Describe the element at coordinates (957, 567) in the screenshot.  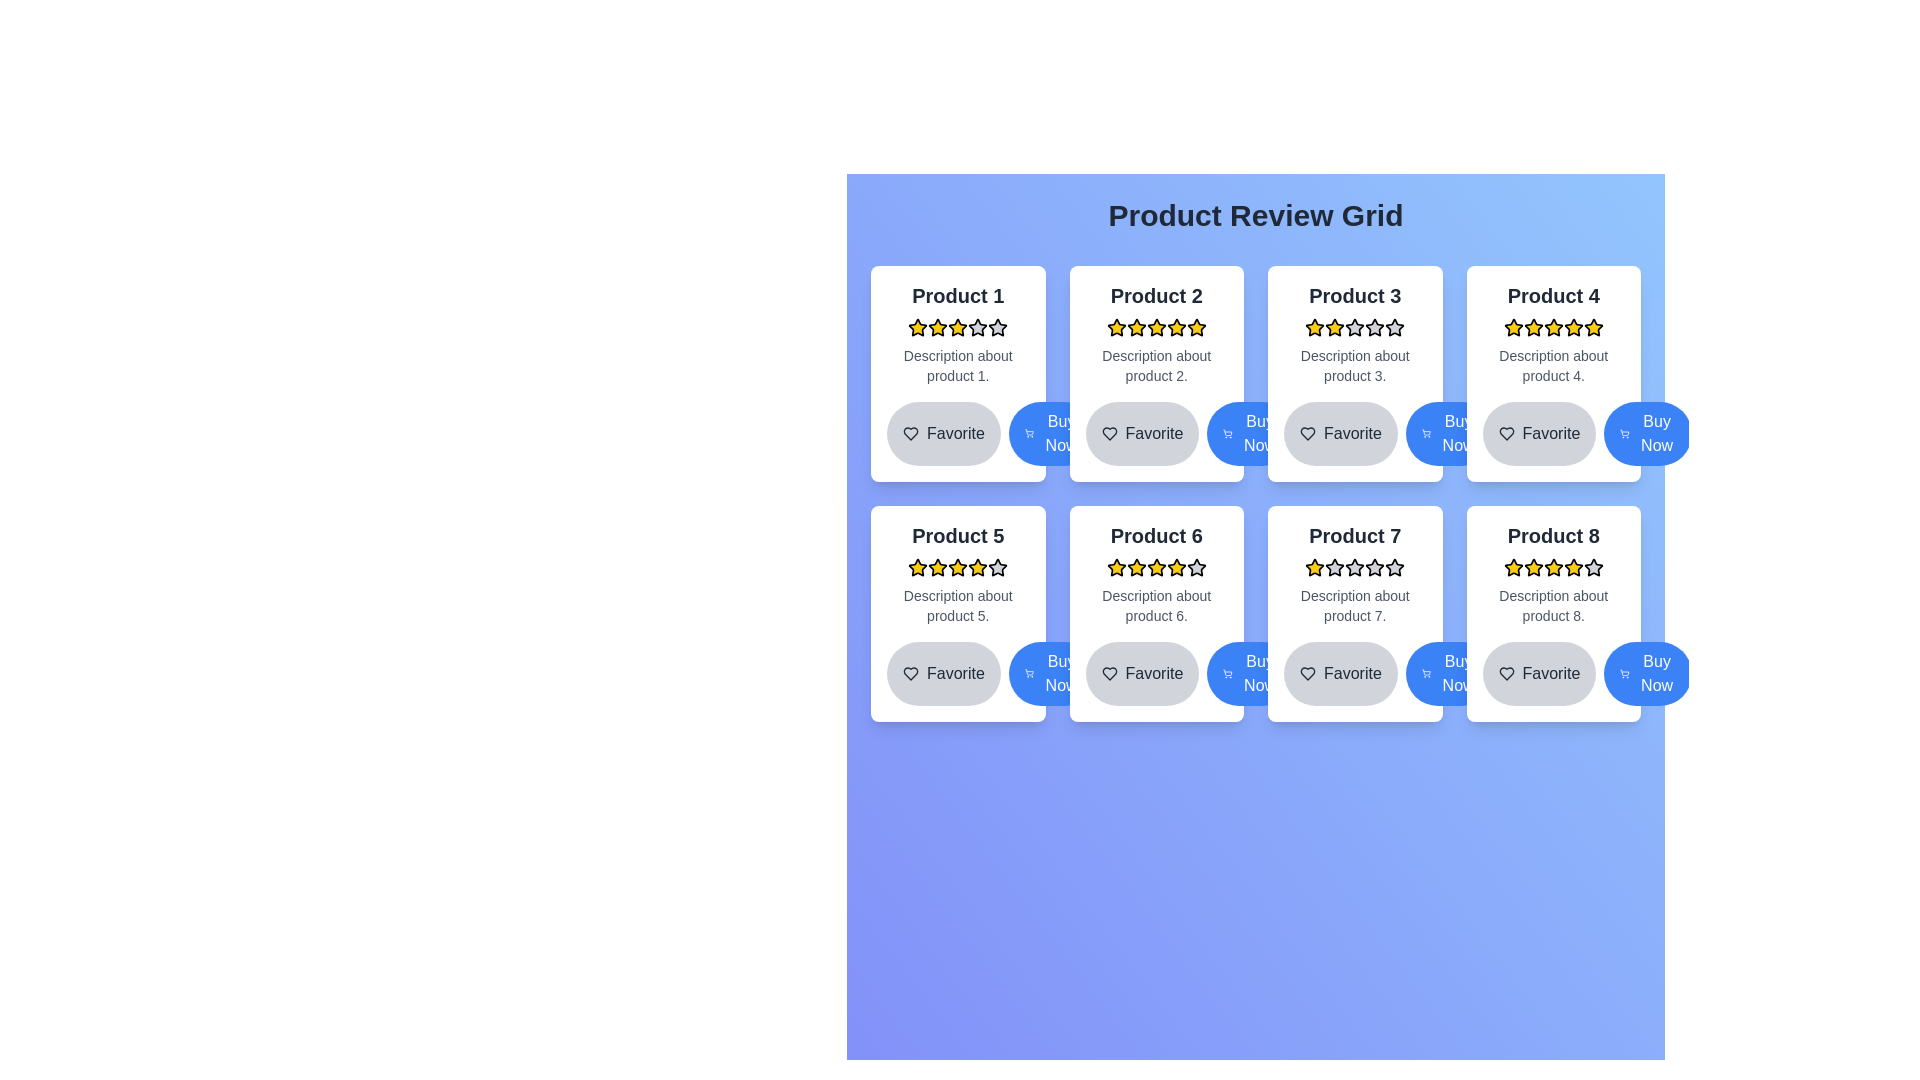
I see `the second rating star icon for 'Product 5' to give a rating` at that location.